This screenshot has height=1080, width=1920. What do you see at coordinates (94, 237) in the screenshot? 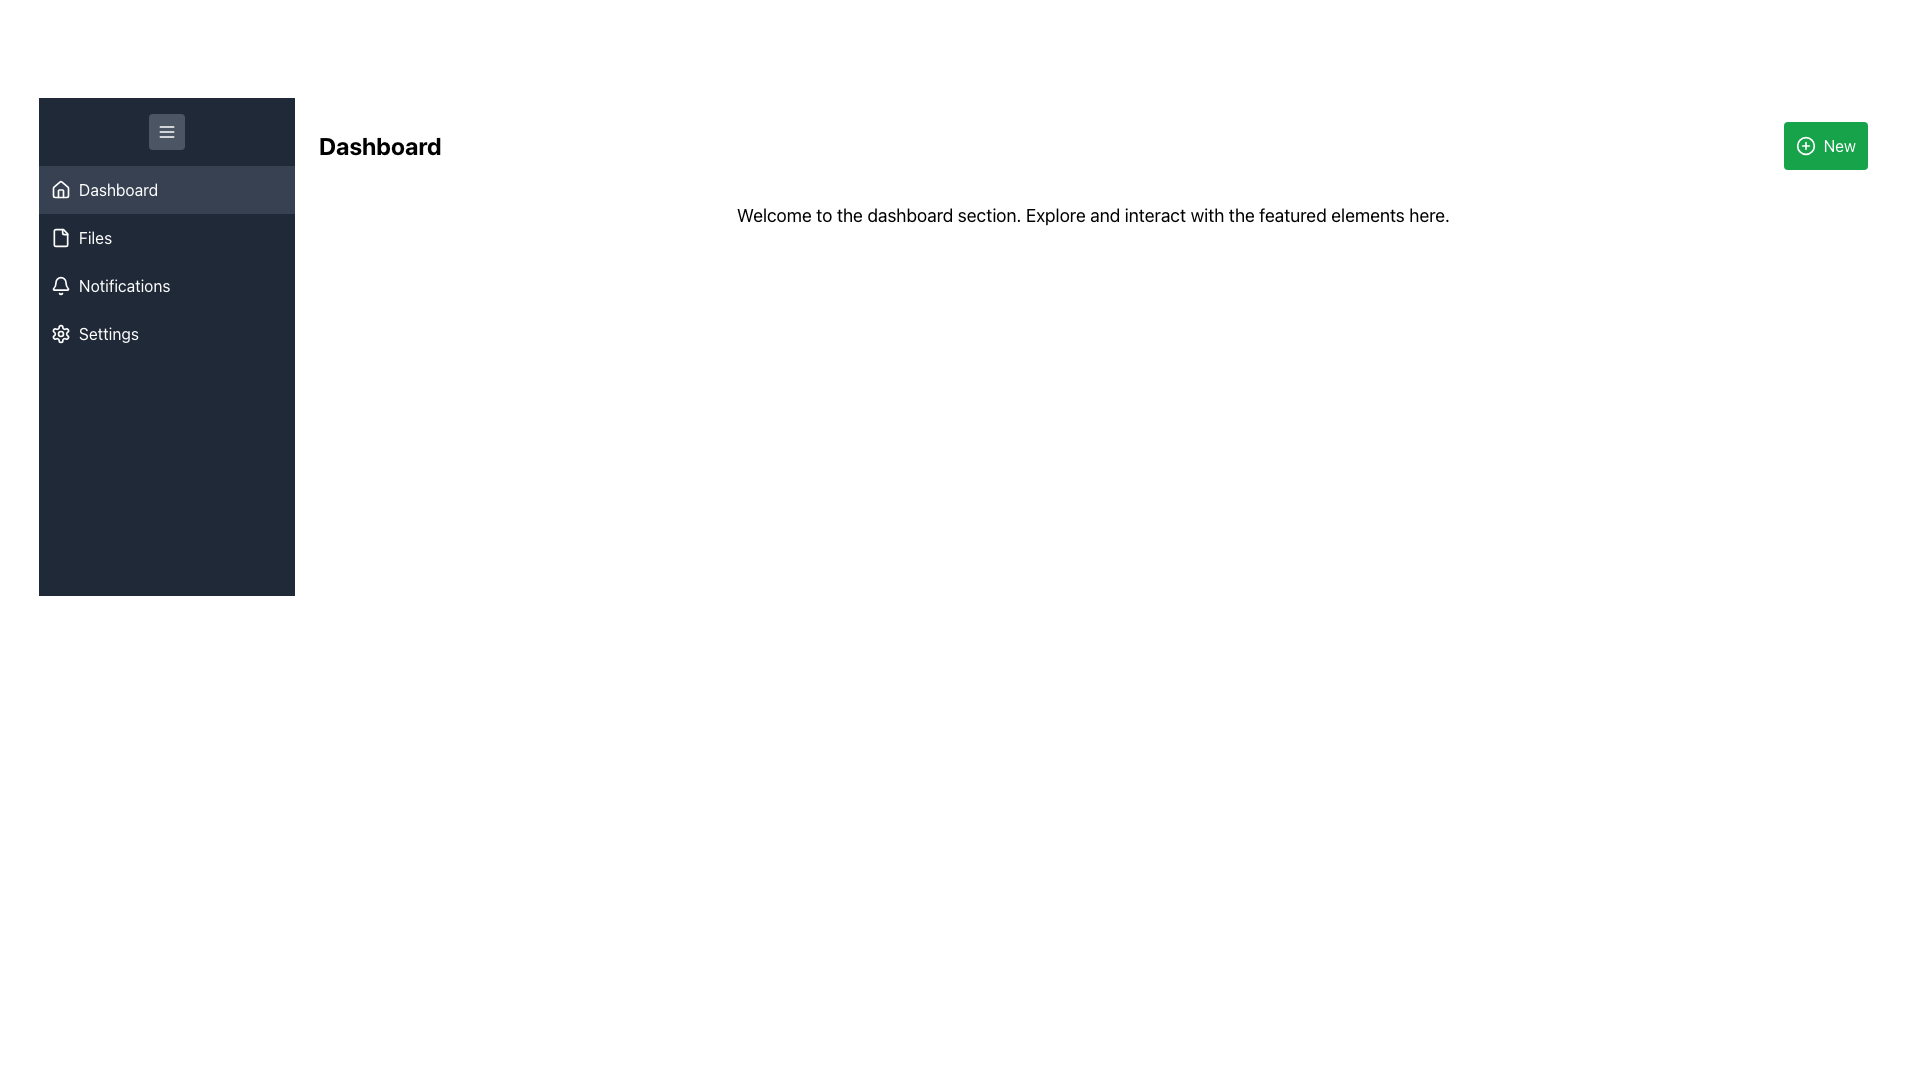
I see `the 'Files' text label in the vertical navigation bar` at bounding box center [94, 237].